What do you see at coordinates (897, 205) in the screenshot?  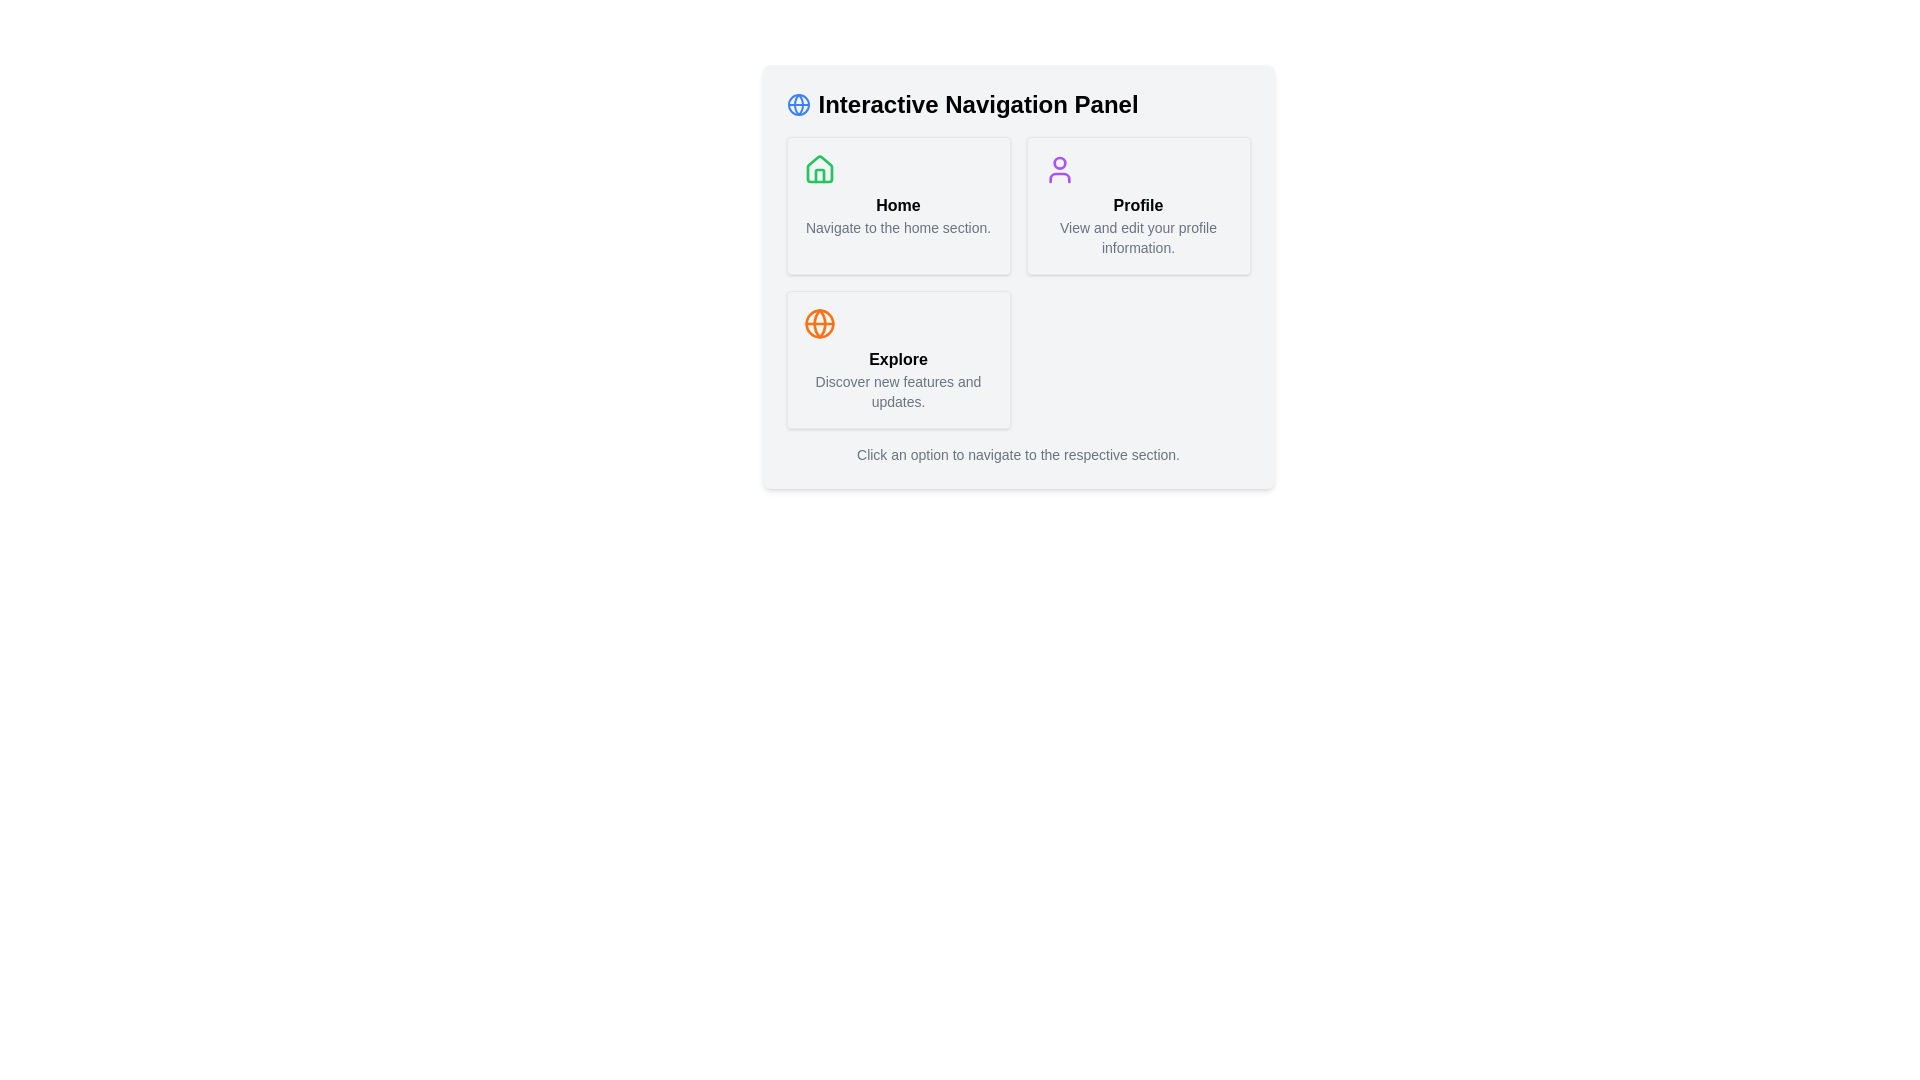 I see `the bold 'Home' text label, which is styled with a sans-serif font and is visually prominent due to its 'font-semibold' styling, located in the upper-left section of the interface inside a card` at bounding box center [897, 205].